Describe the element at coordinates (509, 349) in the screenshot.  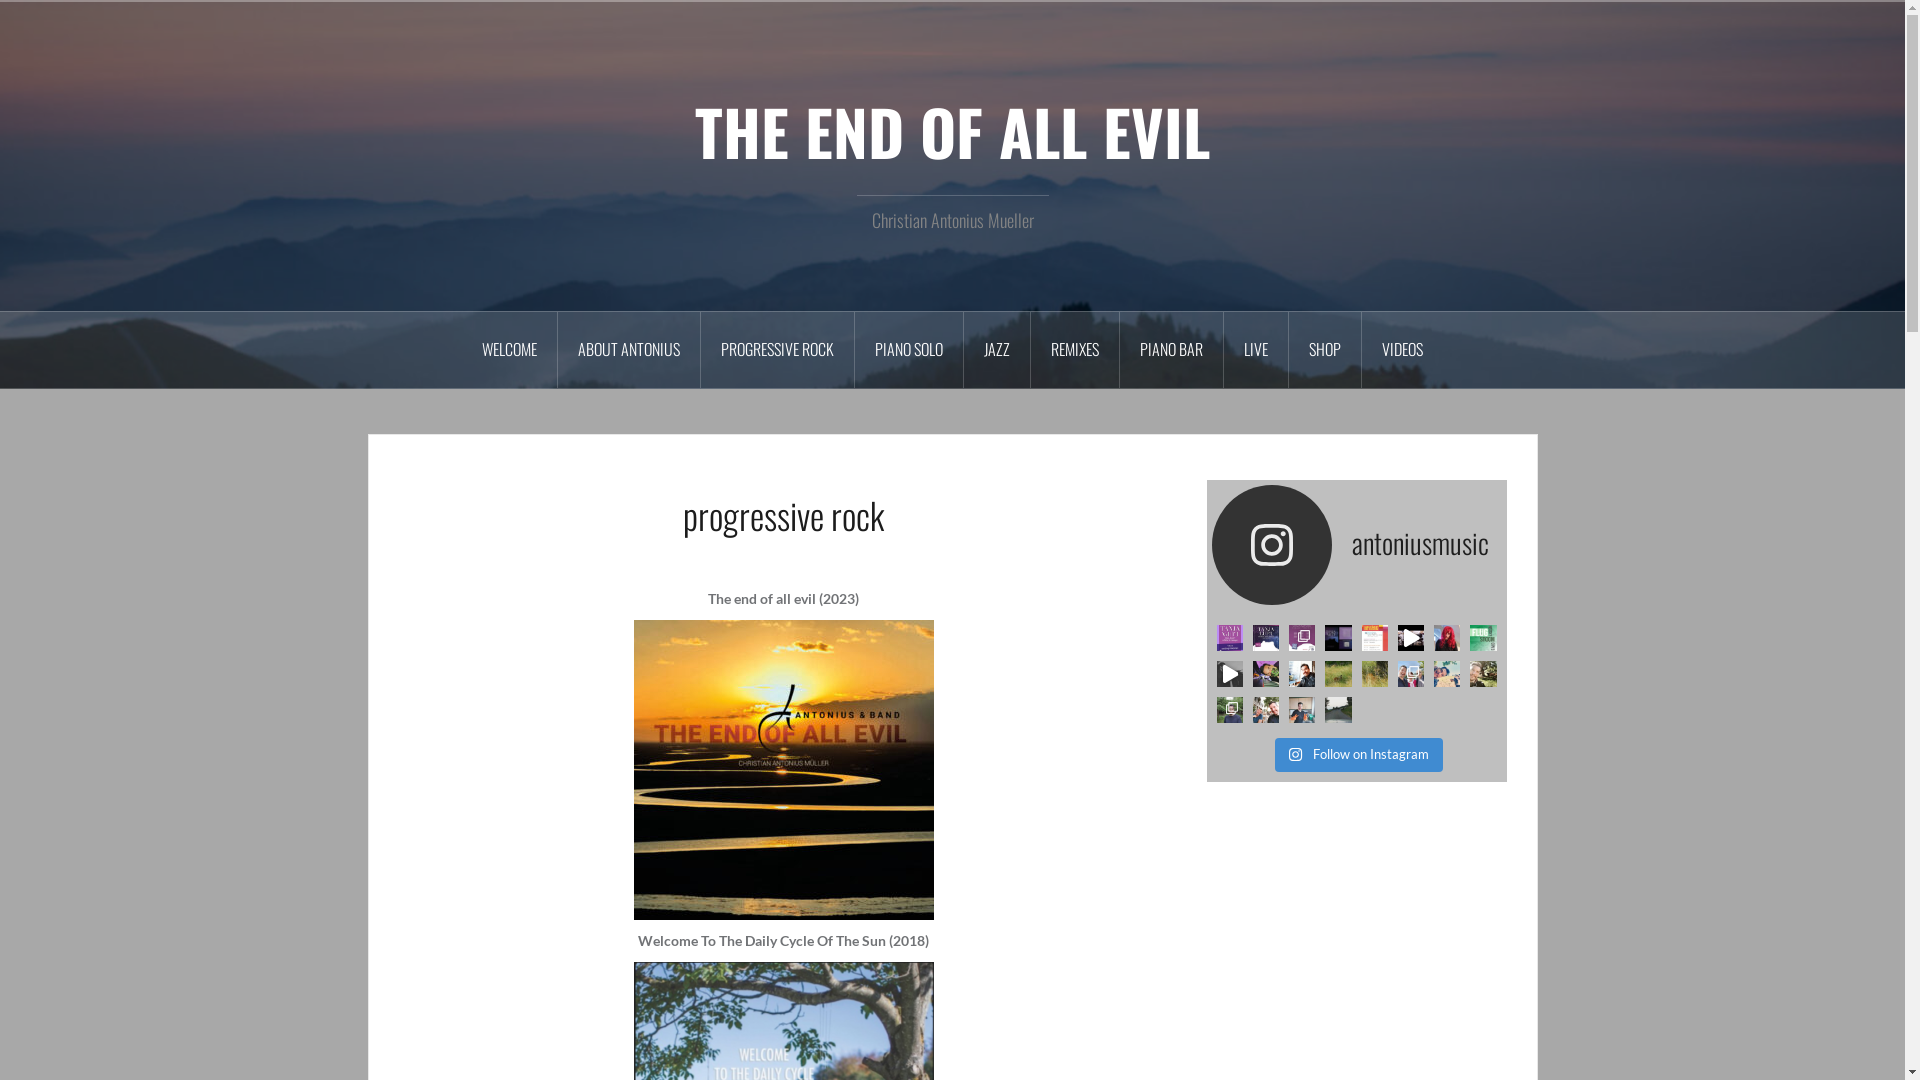
I see `'WELCOME'` at that location.